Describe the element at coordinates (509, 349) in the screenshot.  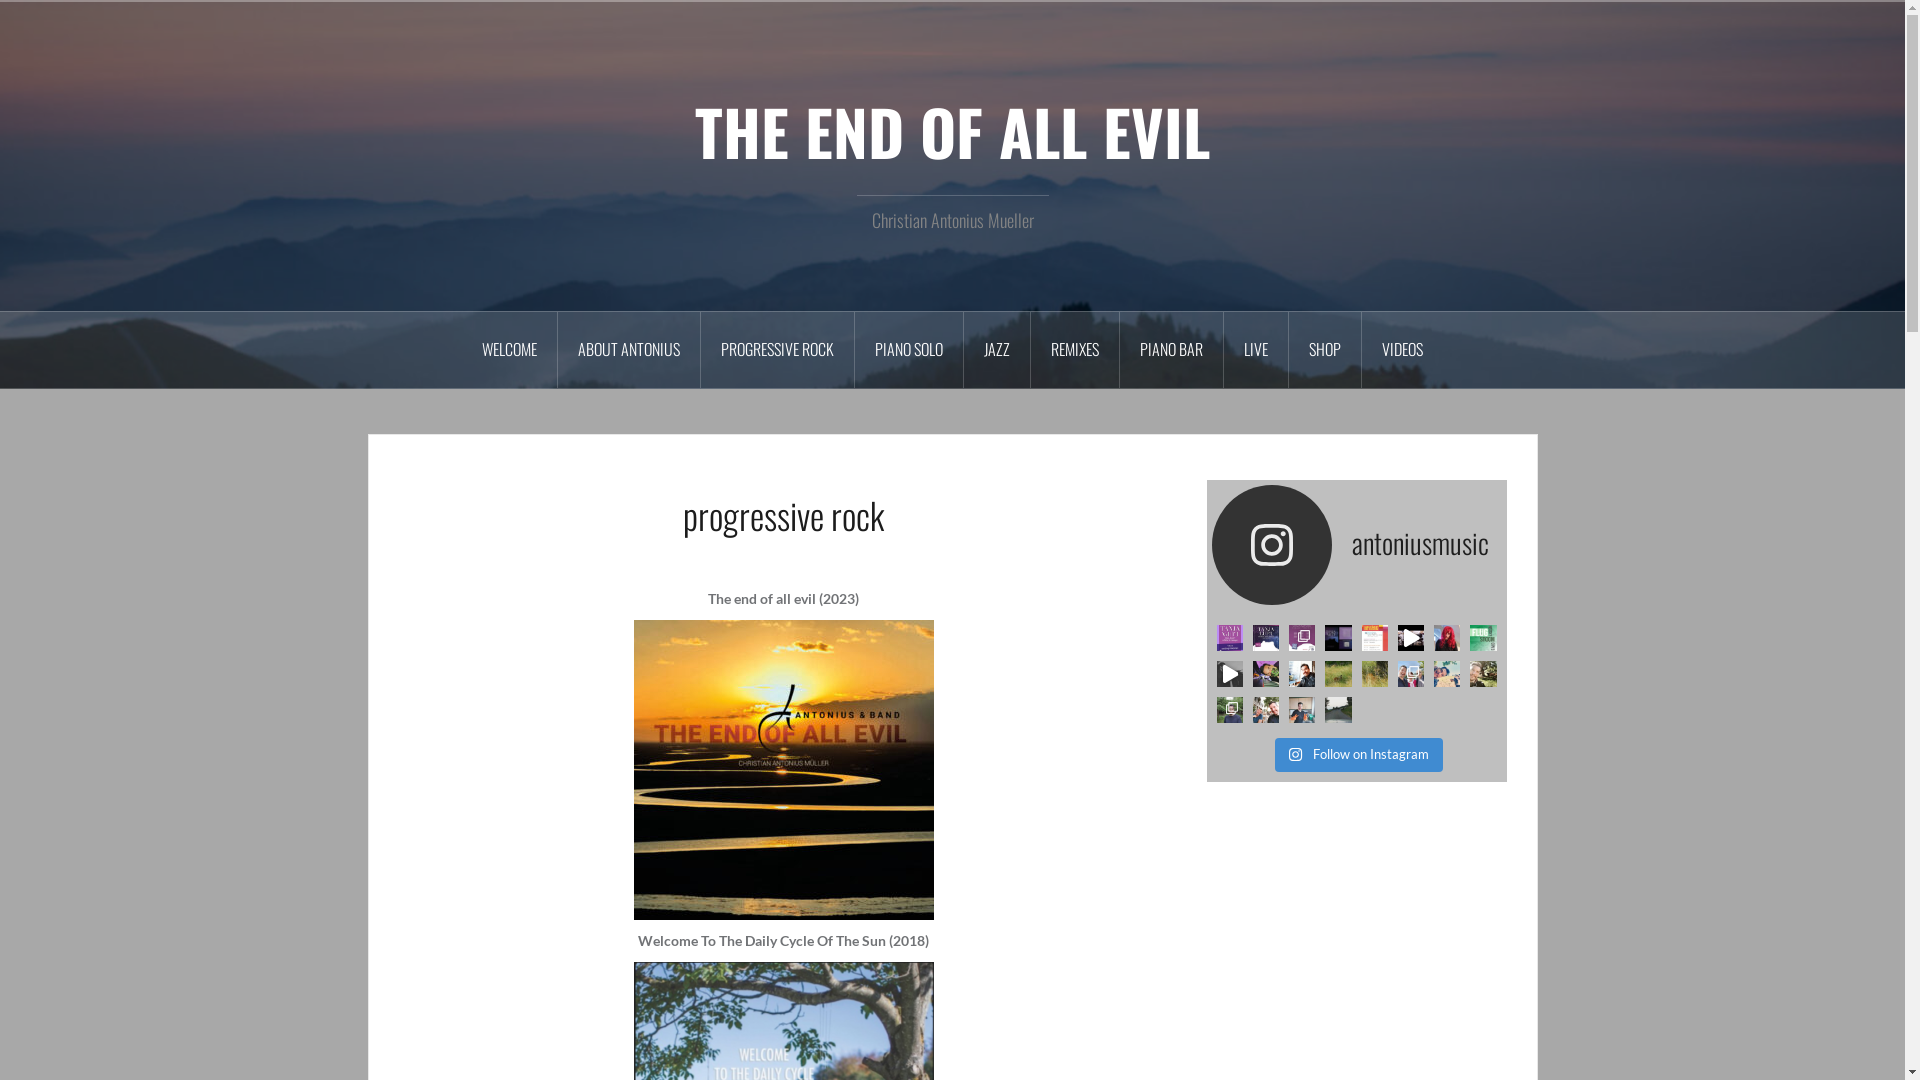
I see `'WELCOME'` at that location.